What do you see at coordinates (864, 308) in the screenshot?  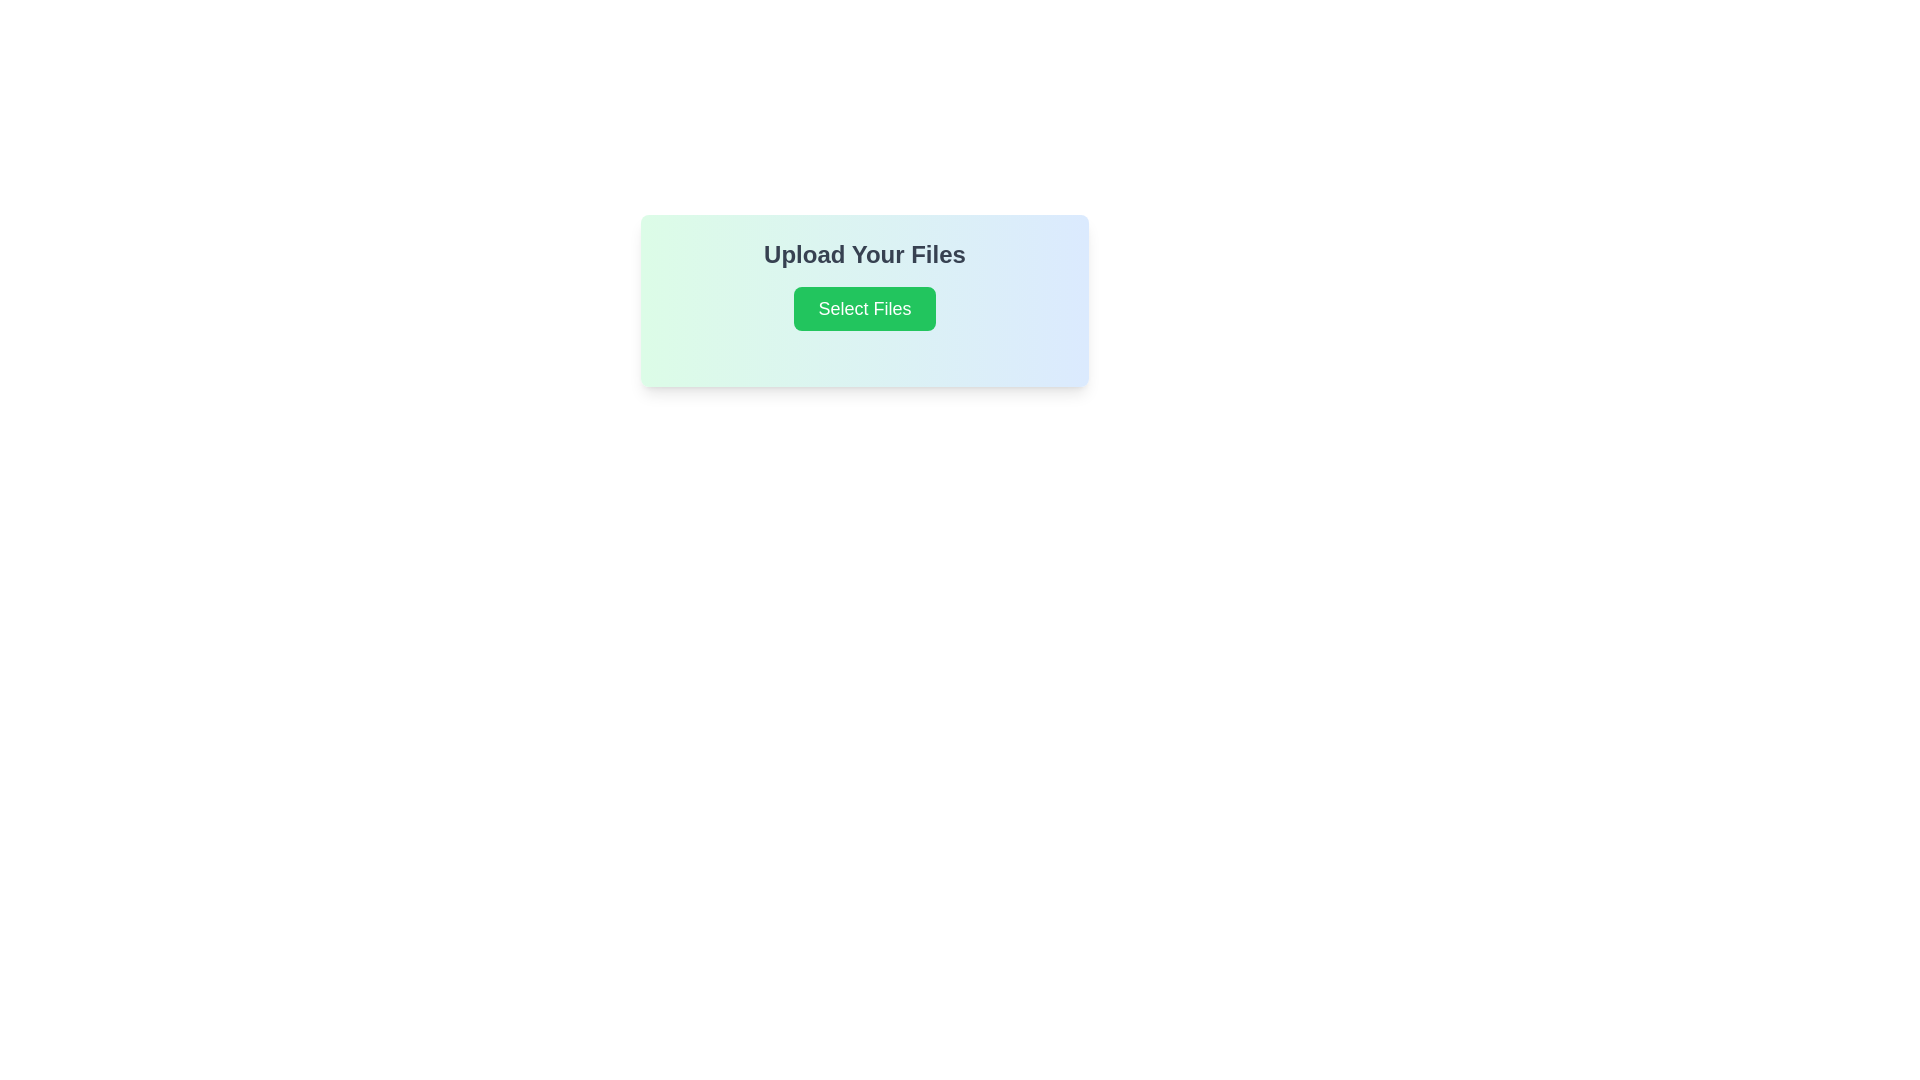 I see `the 'Select Files' button, which is a green rectangular button with rounded corners located centrally below the text 'Upload Your Files'` at bounding box center [864, 308].